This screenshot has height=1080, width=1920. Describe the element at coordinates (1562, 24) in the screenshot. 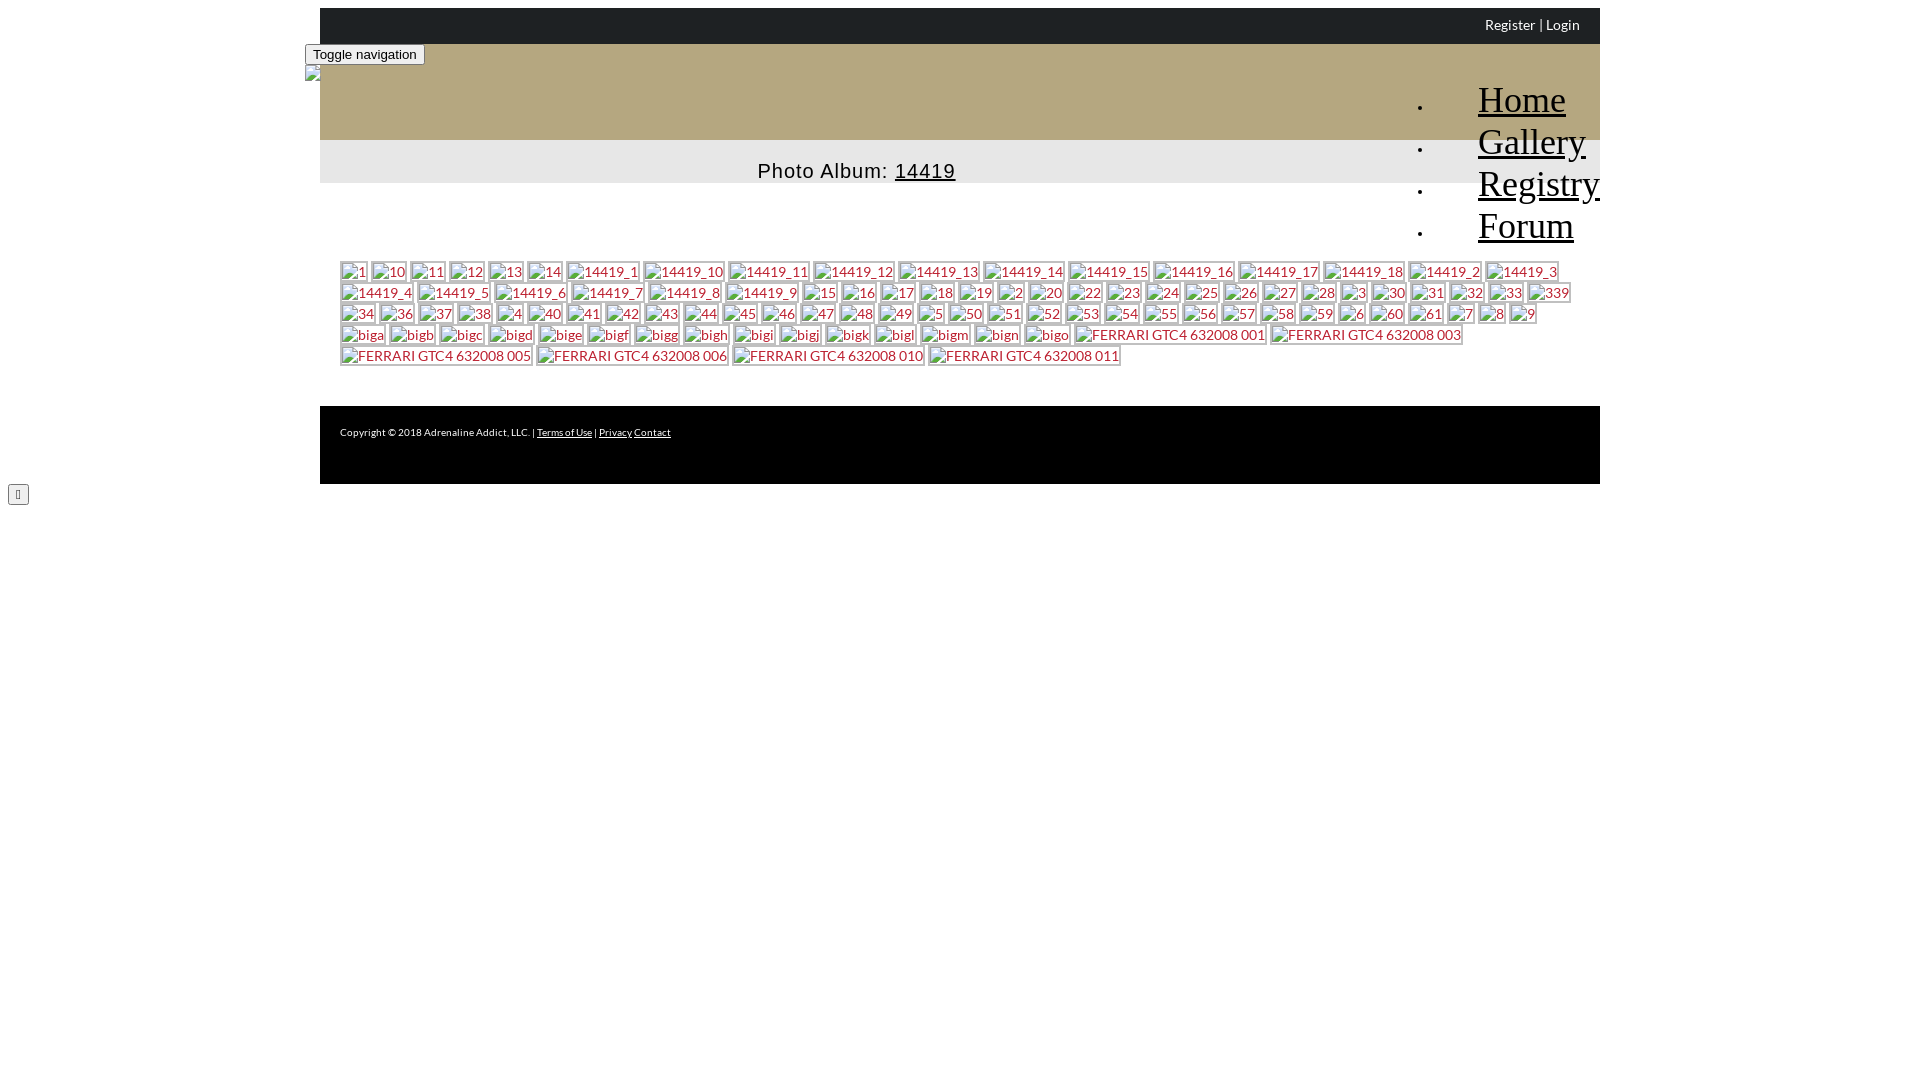

I see `'Login'` at that location.